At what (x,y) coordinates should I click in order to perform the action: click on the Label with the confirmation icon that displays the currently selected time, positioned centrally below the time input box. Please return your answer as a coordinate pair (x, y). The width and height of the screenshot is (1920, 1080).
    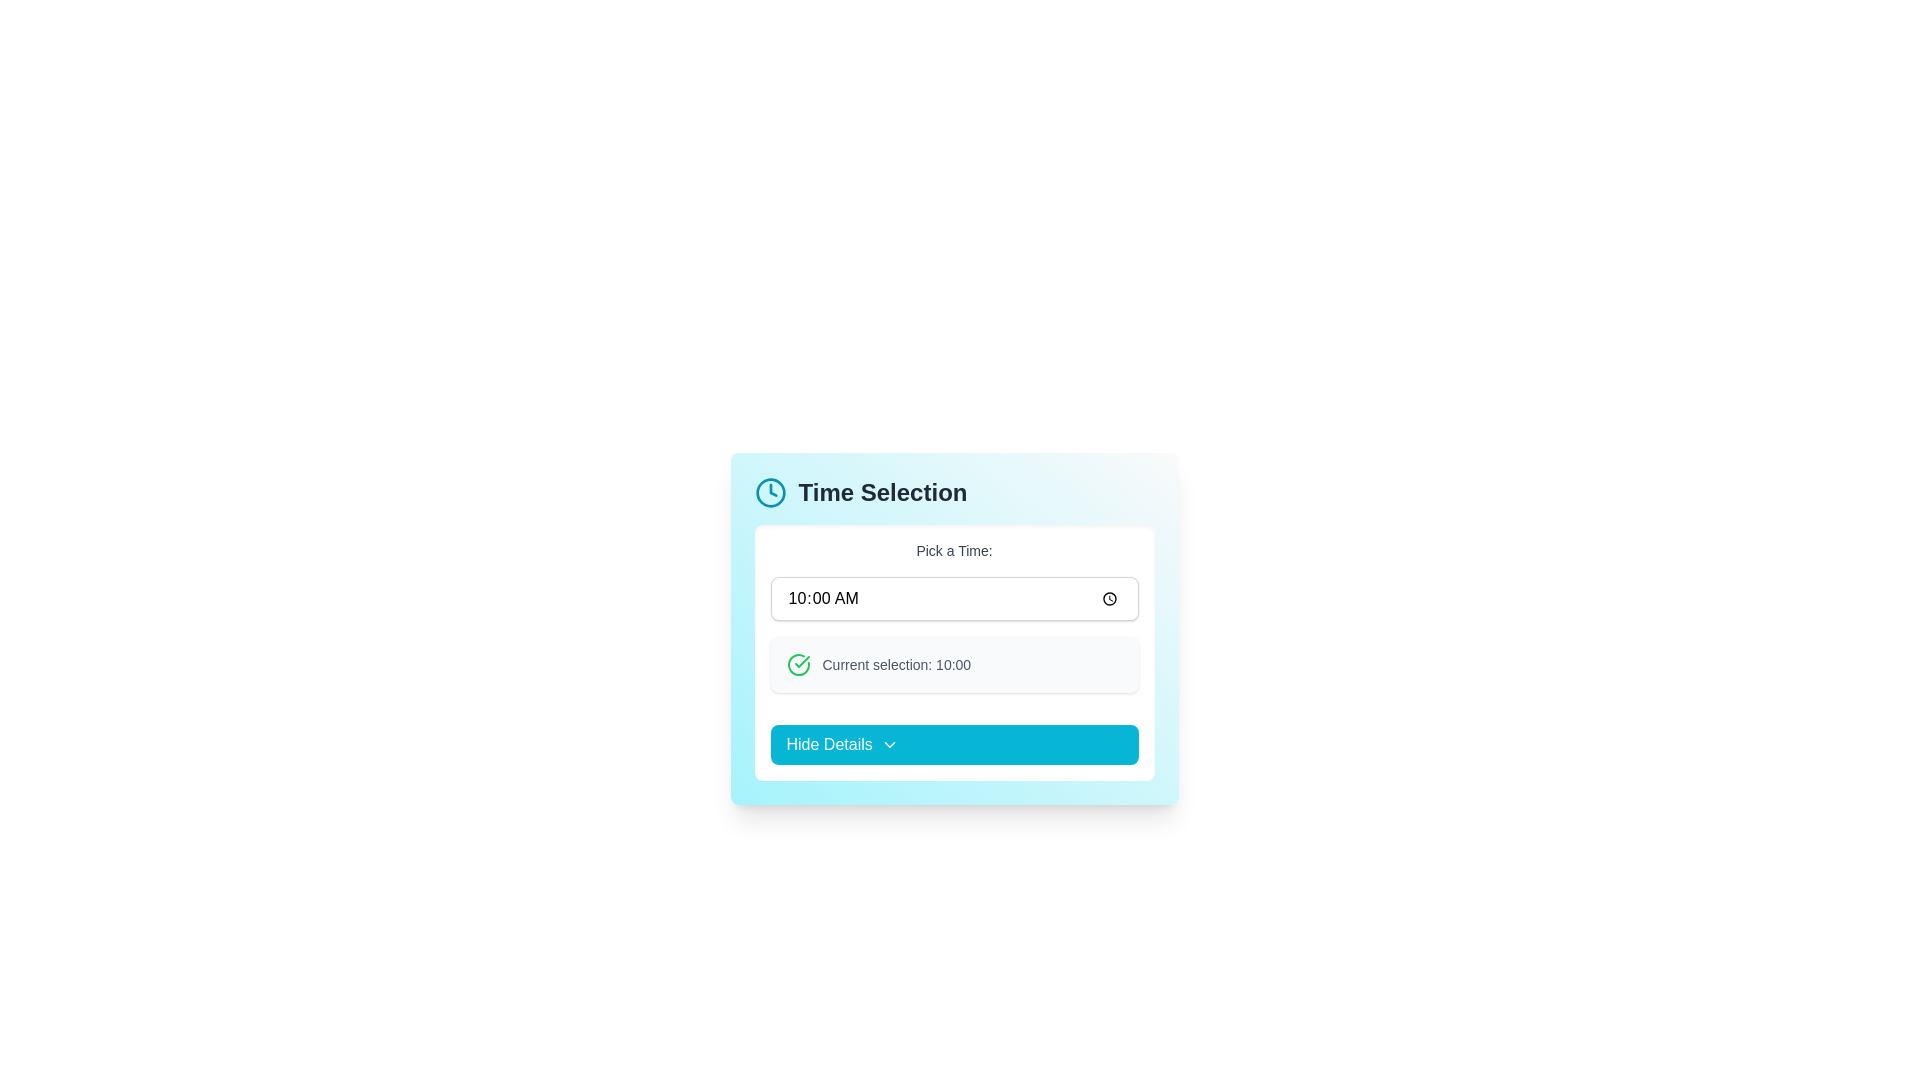
    Looking at the image, I should click on (953, 664).